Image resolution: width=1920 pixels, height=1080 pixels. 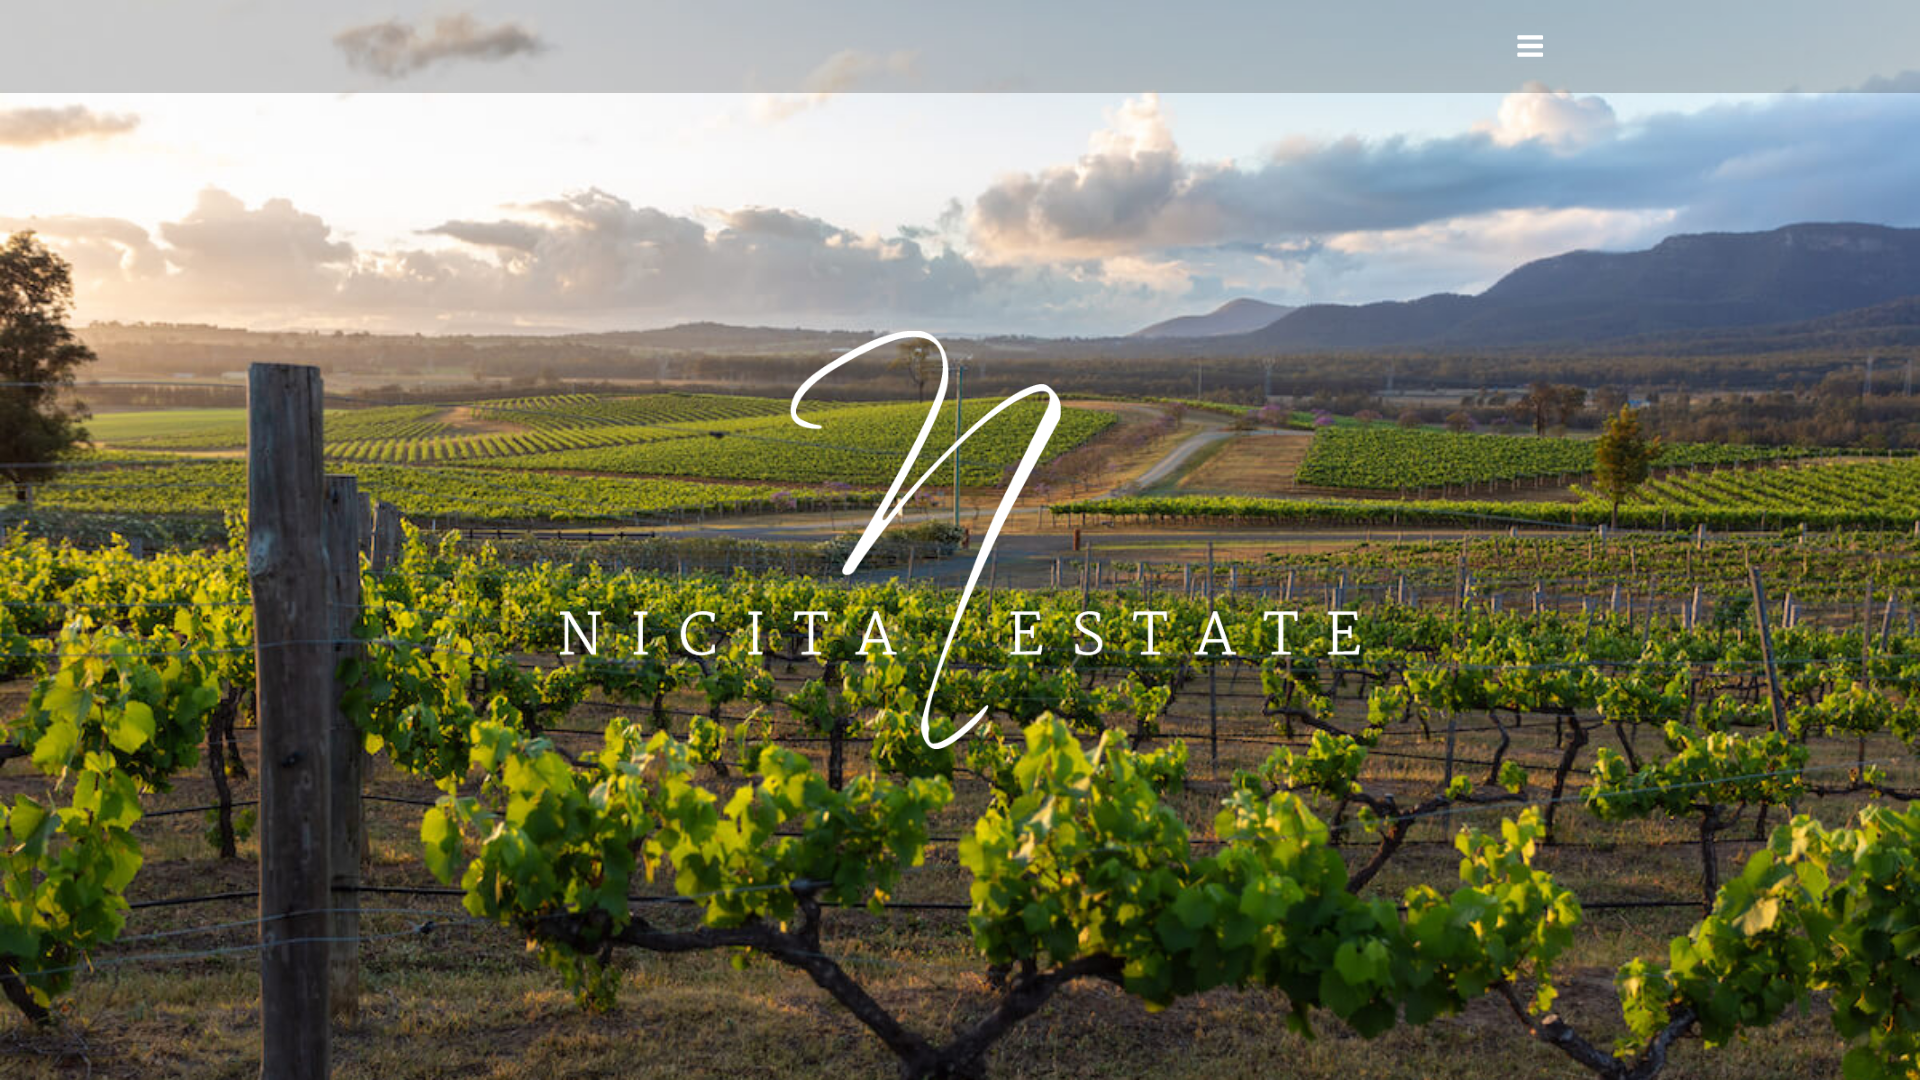 What do you see at coordinates (0, 0) in the screenshot?
I see `'Skip to content'` at bounding box center [0, 0].